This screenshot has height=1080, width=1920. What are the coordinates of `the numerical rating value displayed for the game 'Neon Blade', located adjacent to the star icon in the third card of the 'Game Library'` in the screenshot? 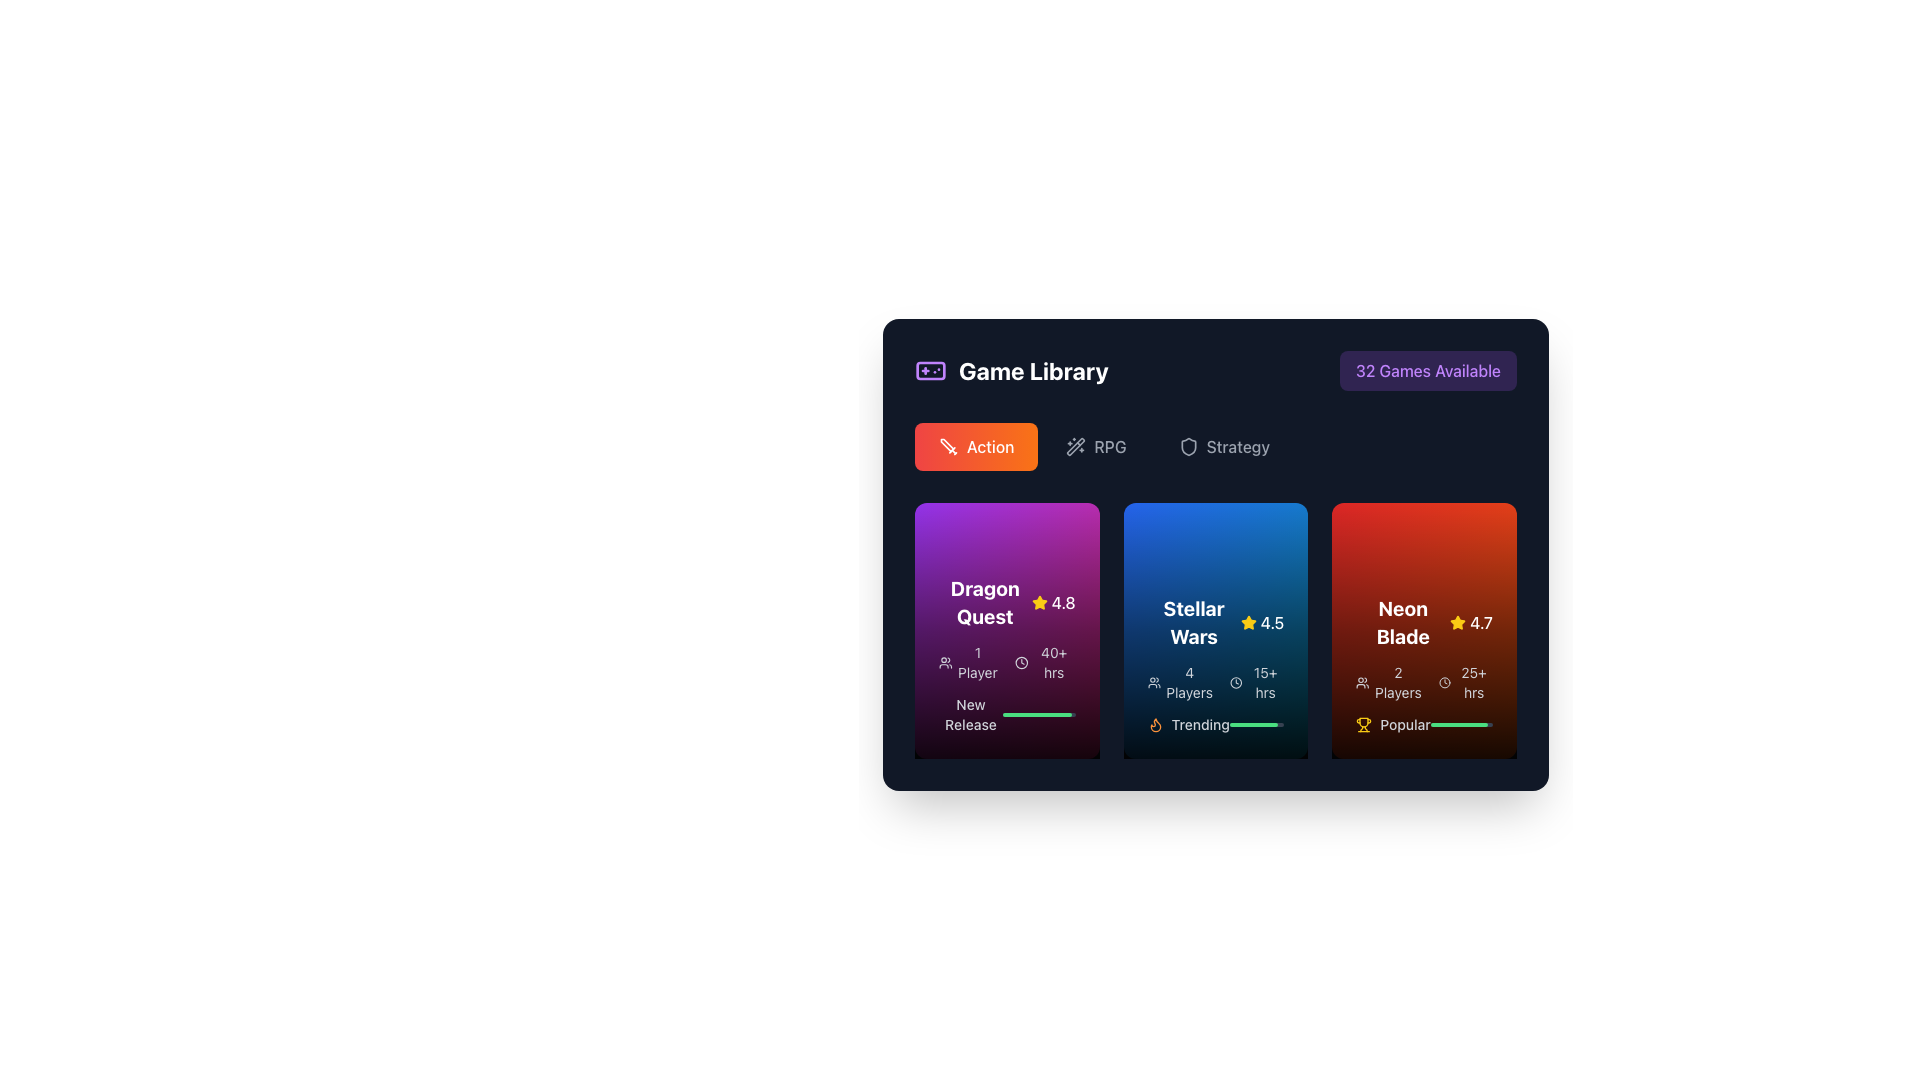 It's located at (1481, 622).